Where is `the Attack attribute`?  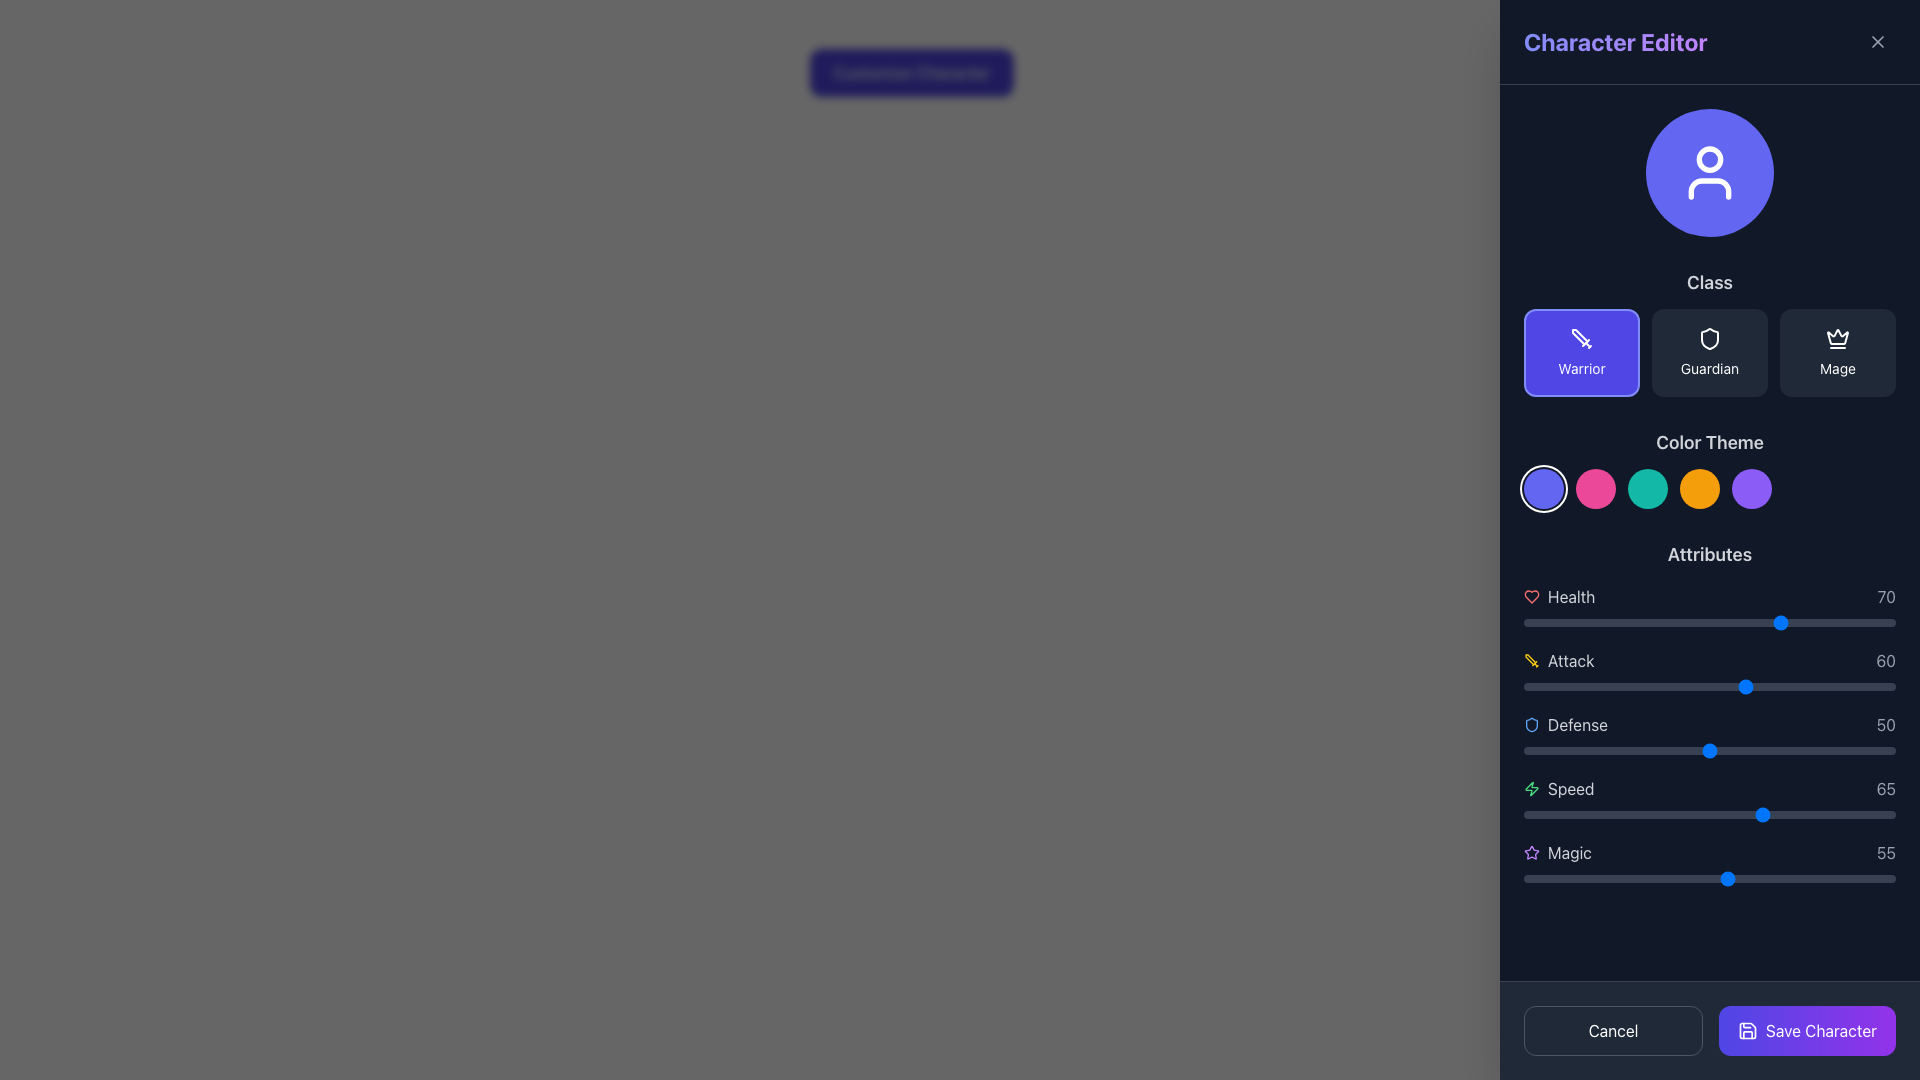
the Attack attribute is located at coordinates (1643, 685).